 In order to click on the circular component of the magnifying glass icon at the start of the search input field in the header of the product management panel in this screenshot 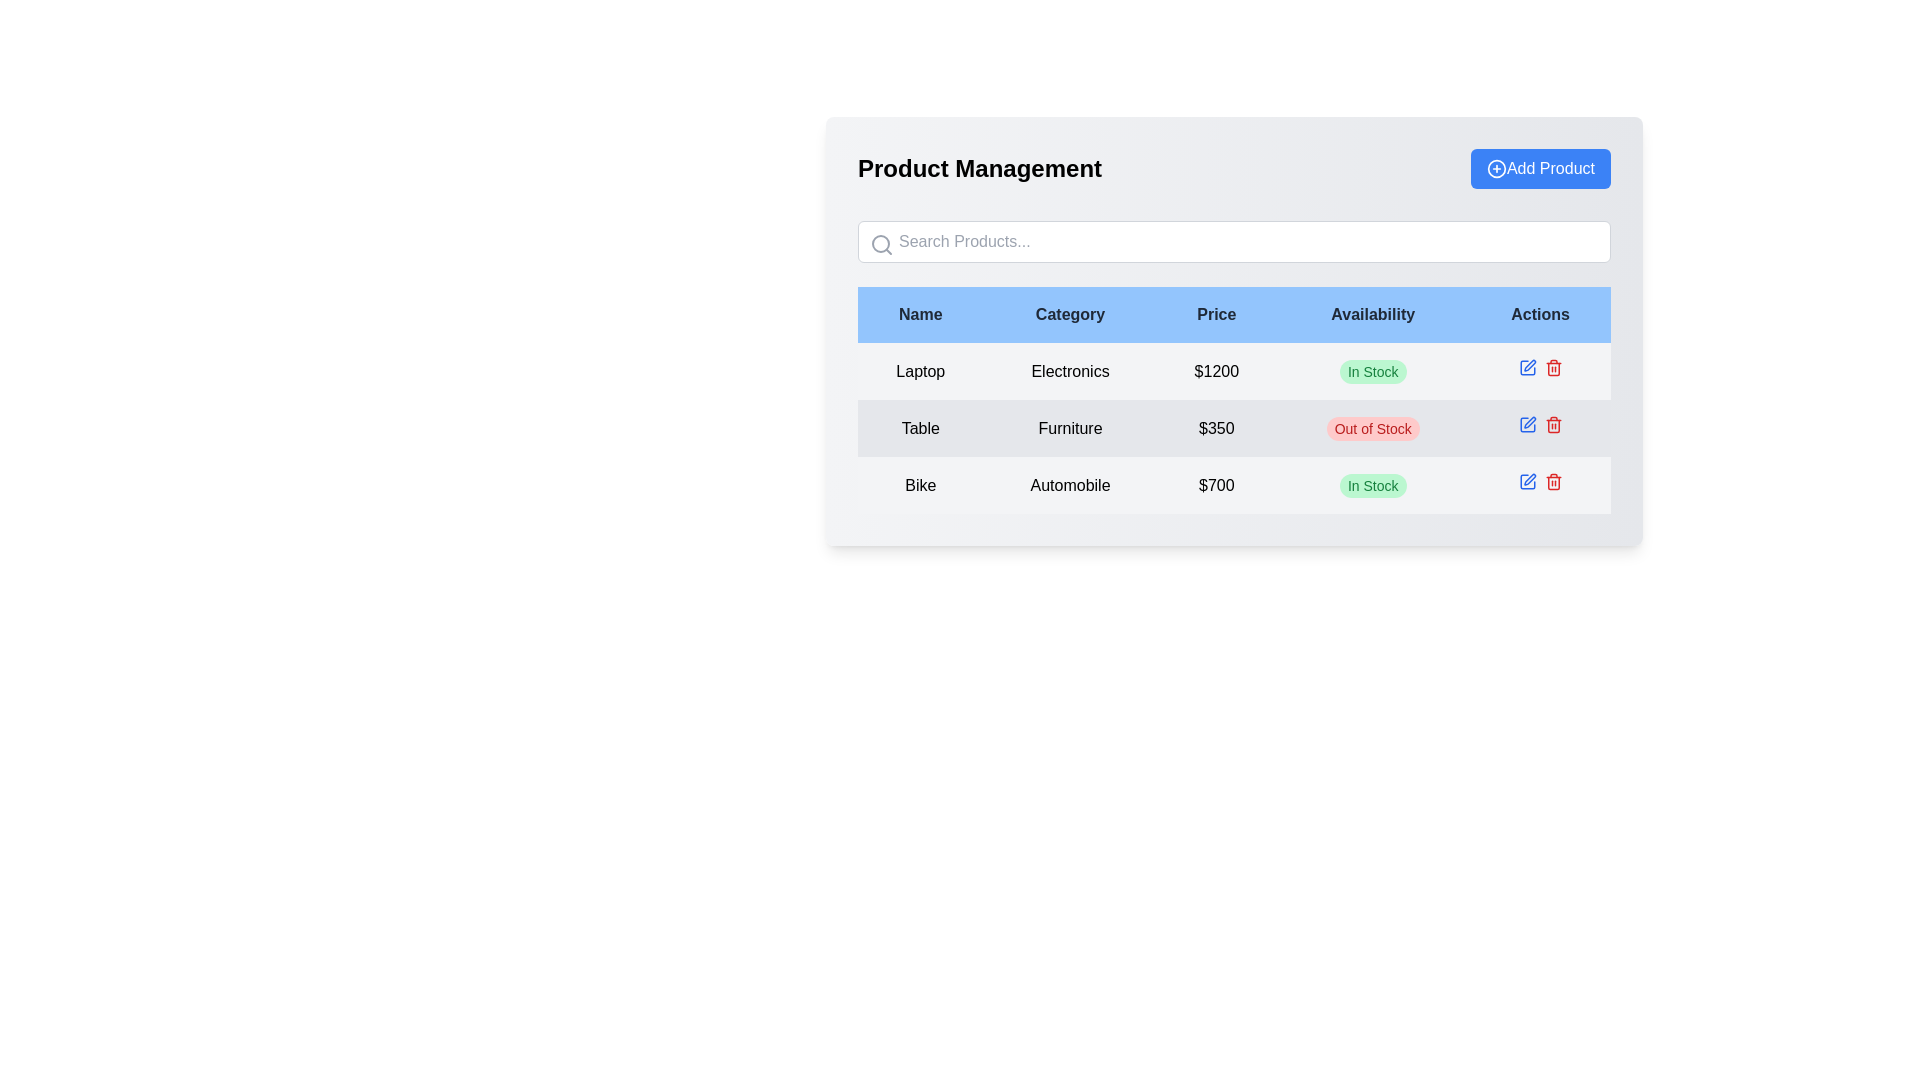, I will do `click(880, 242)`.